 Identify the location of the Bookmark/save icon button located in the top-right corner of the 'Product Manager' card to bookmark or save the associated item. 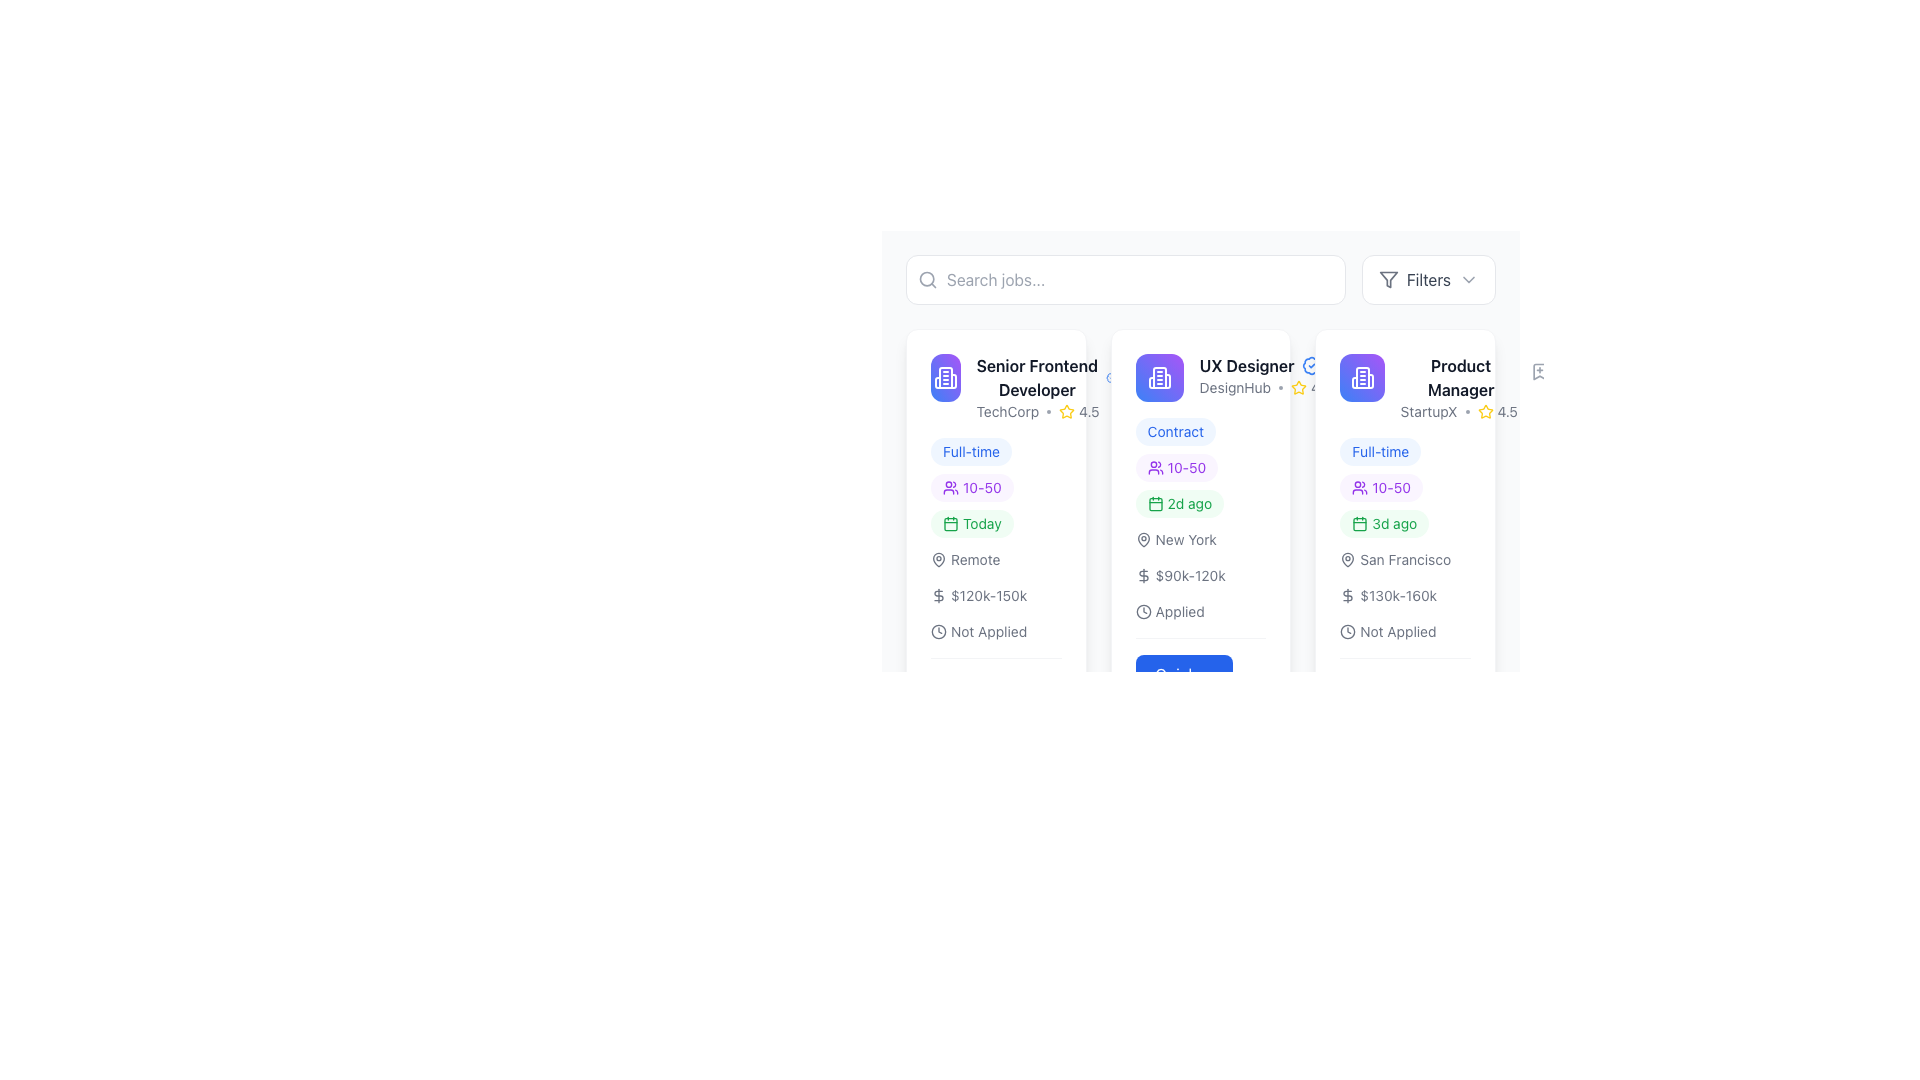
(1538, 371).